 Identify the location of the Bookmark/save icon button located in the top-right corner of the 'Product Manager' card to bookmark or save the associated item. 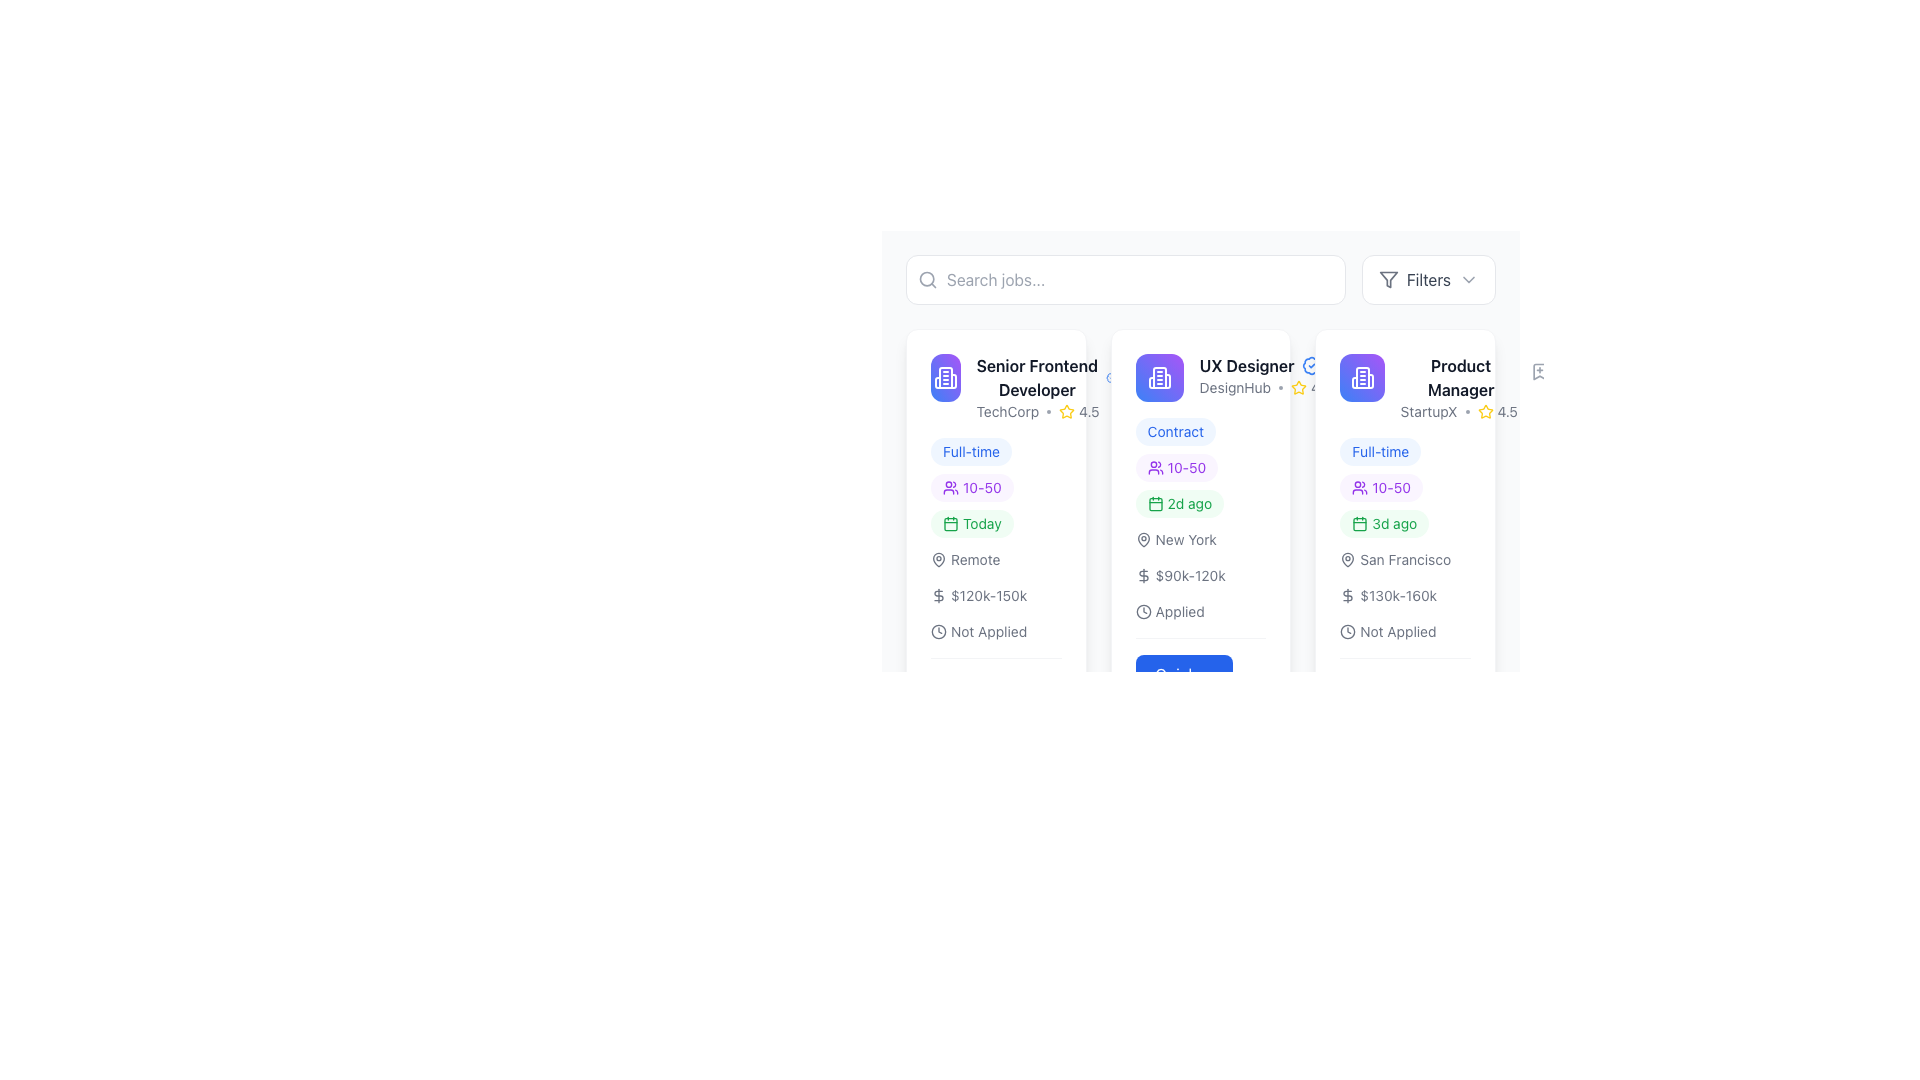
(1538, 371).